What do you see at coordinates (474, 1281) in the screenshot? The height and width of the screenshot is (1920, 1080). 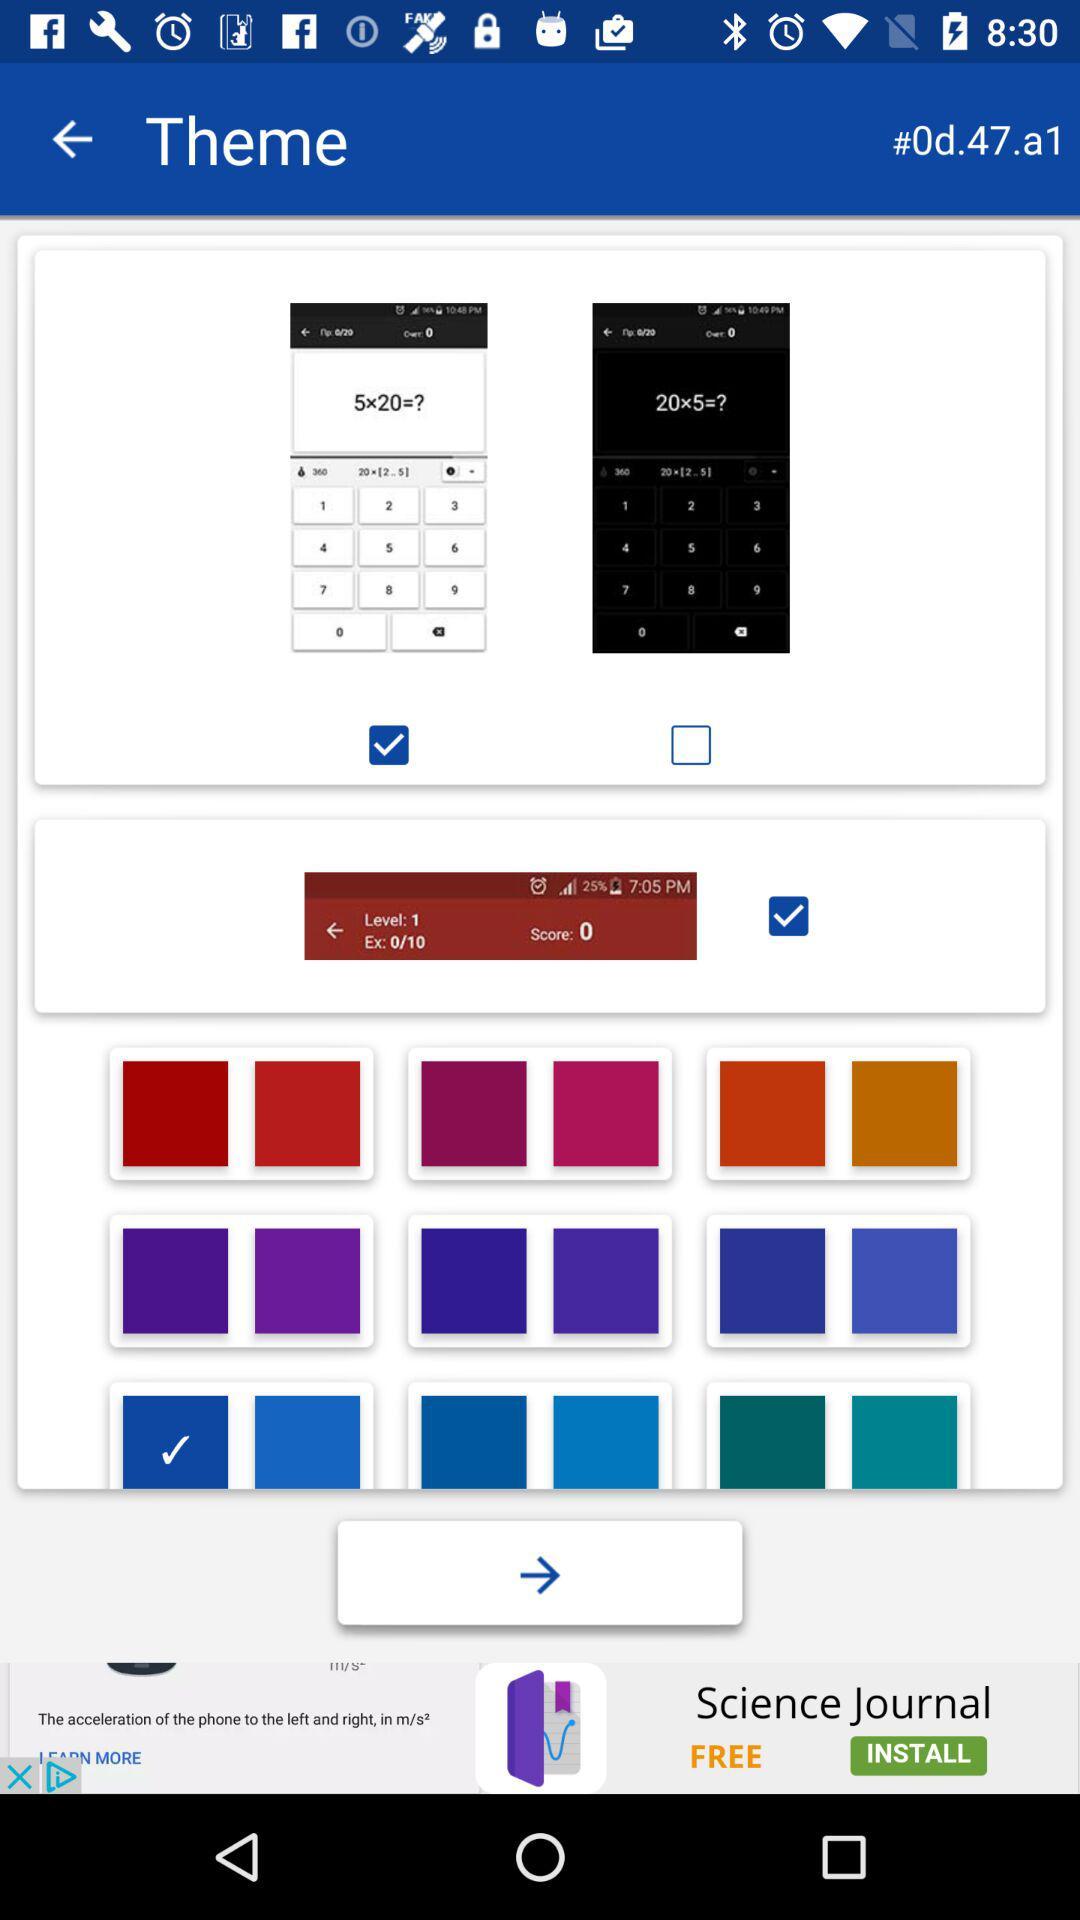 I see `colour option` at bounding box center [474, 1281].